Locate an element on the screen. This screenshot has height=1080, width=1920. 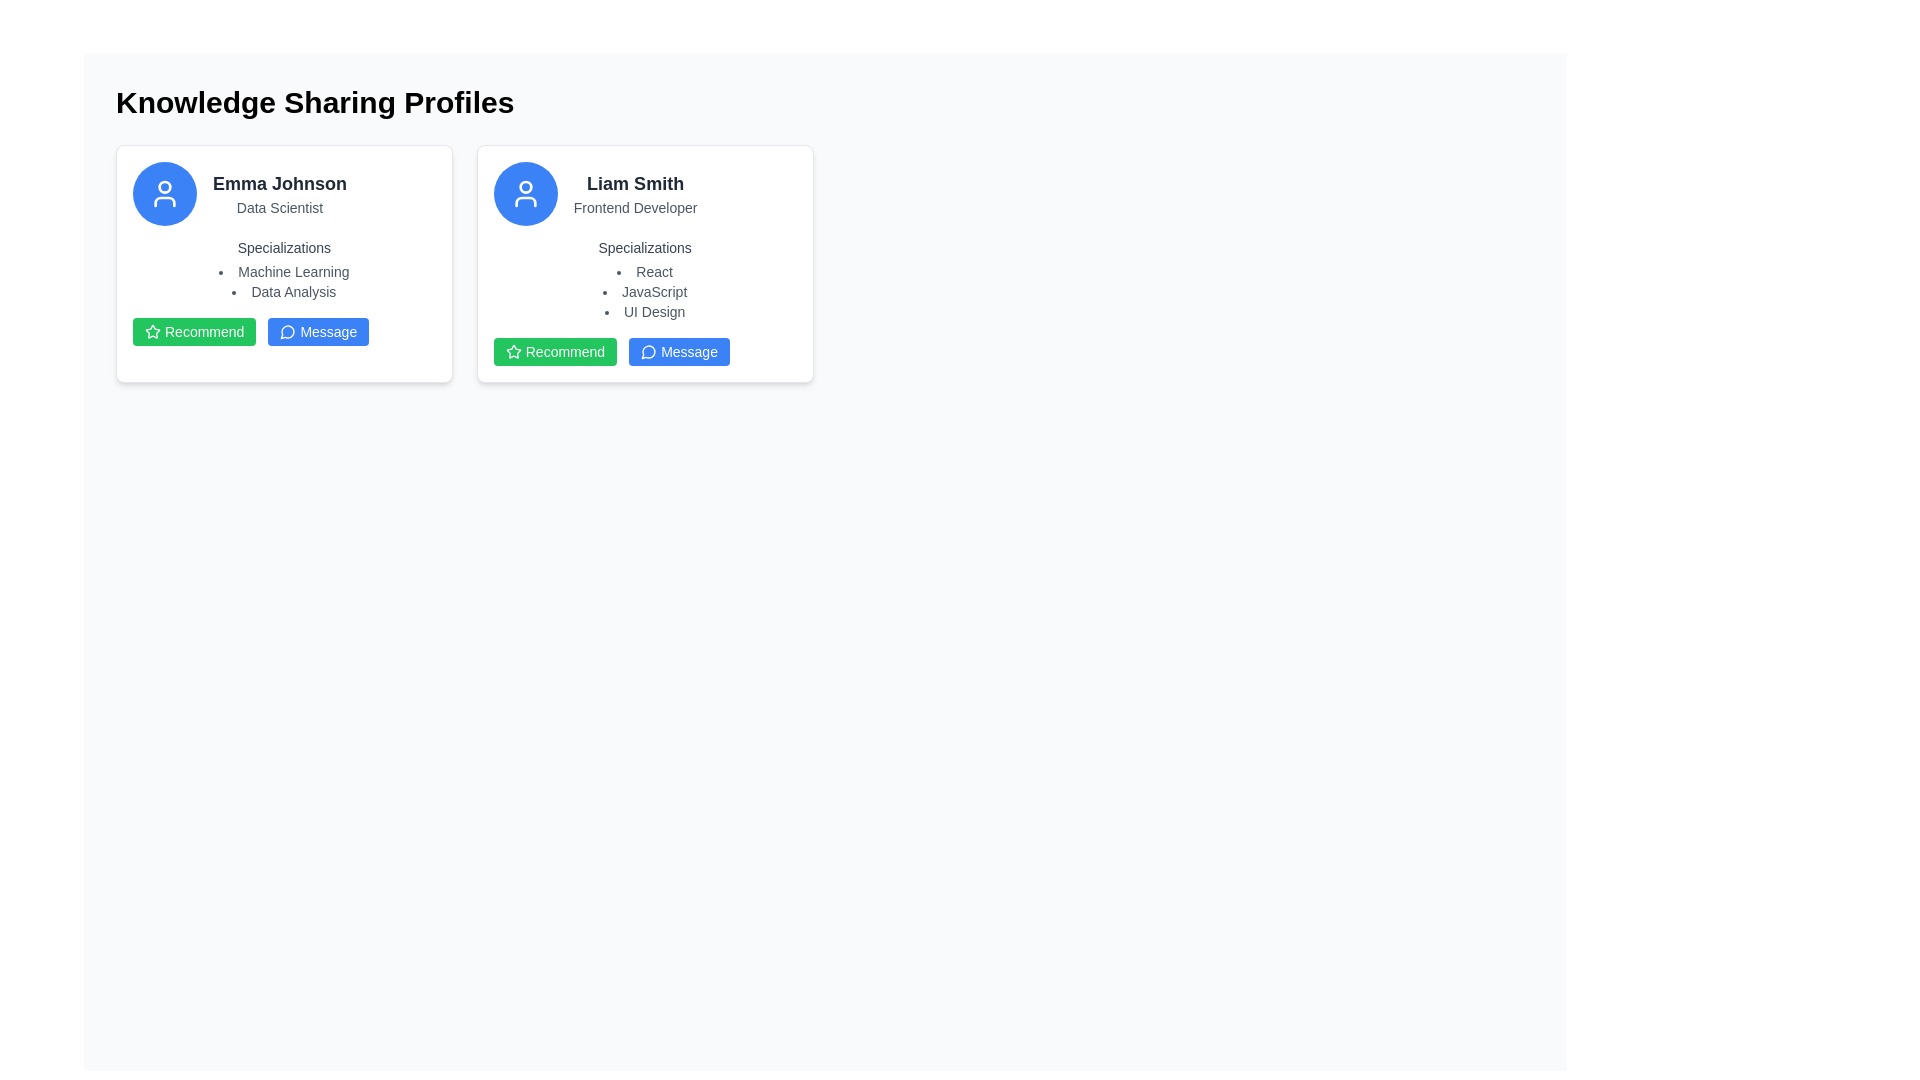
prominent, bold text element labeled 'Knowledge Sharing Profiles' located at the top-left section of the interface is located at coordinates (314, 103).